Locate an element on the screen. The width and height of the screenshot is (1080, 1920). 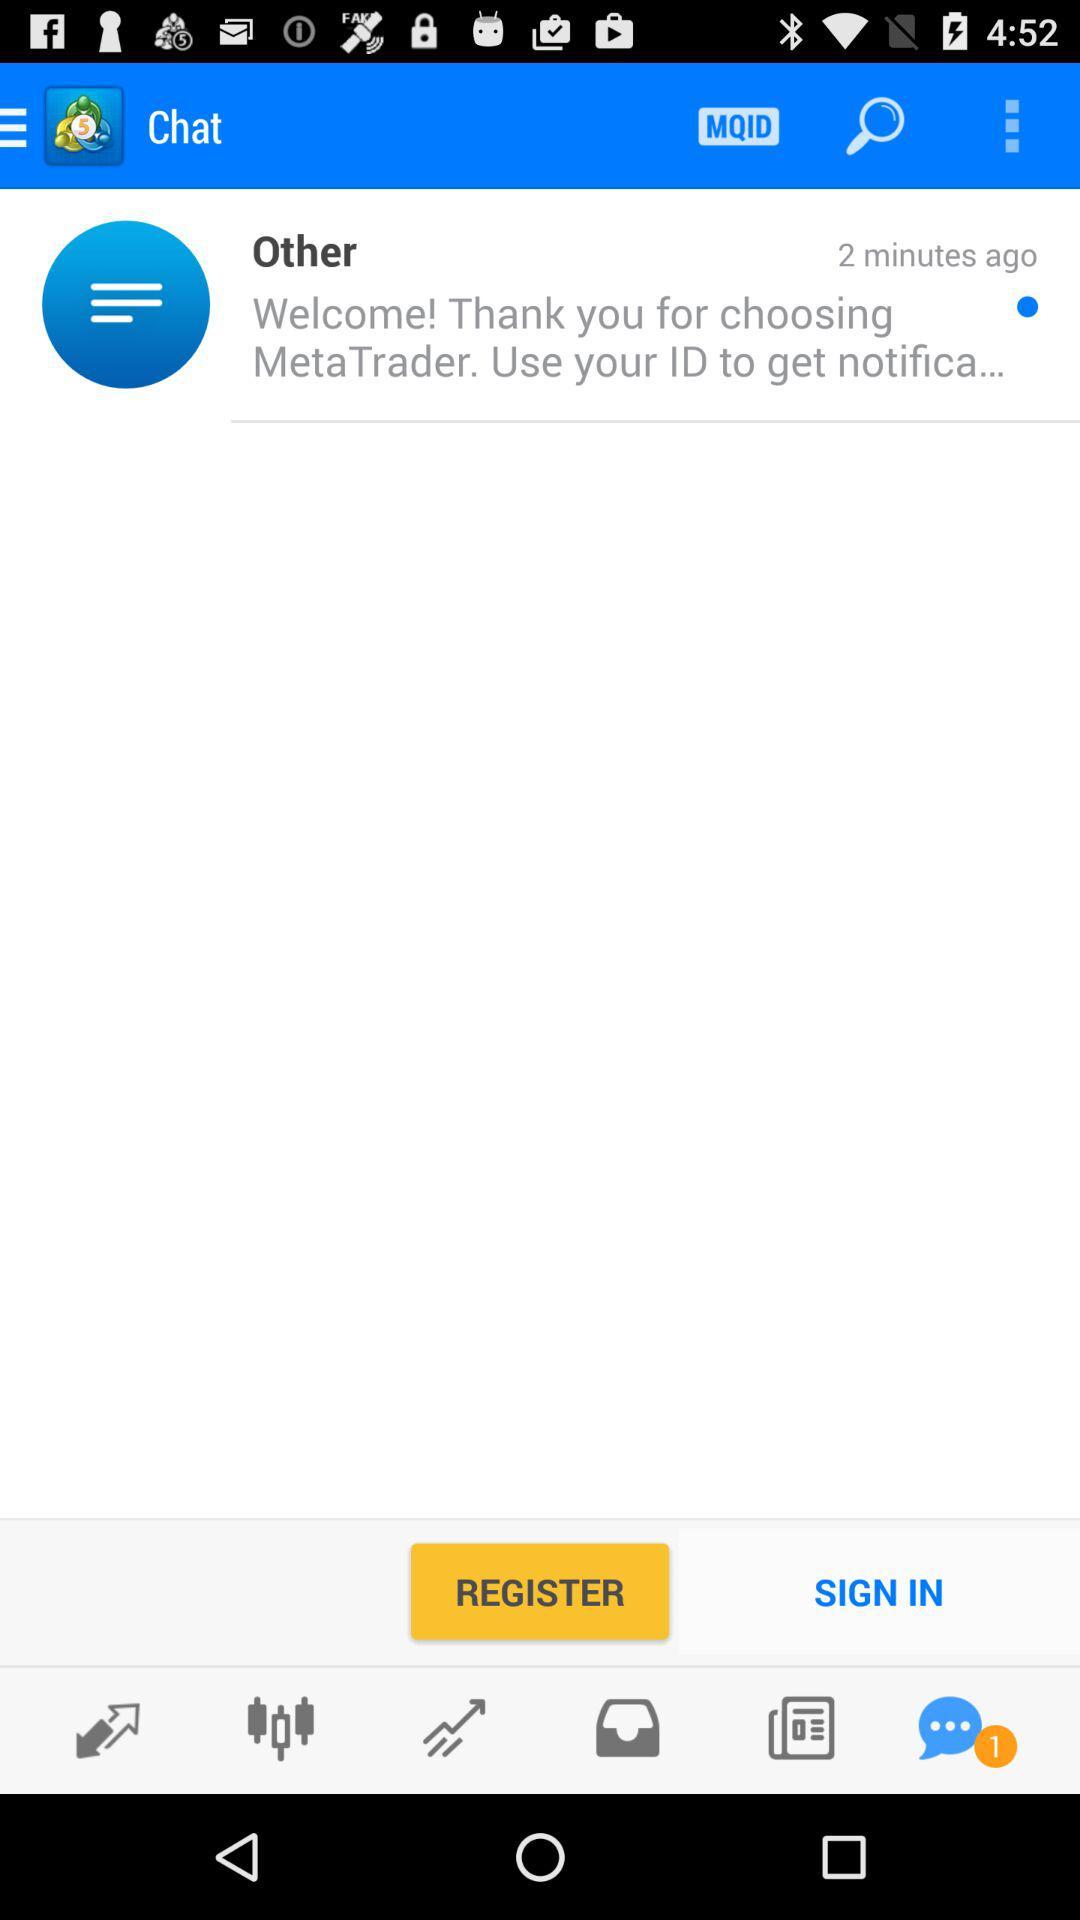
inbox is located at coordinates (626, 1727).